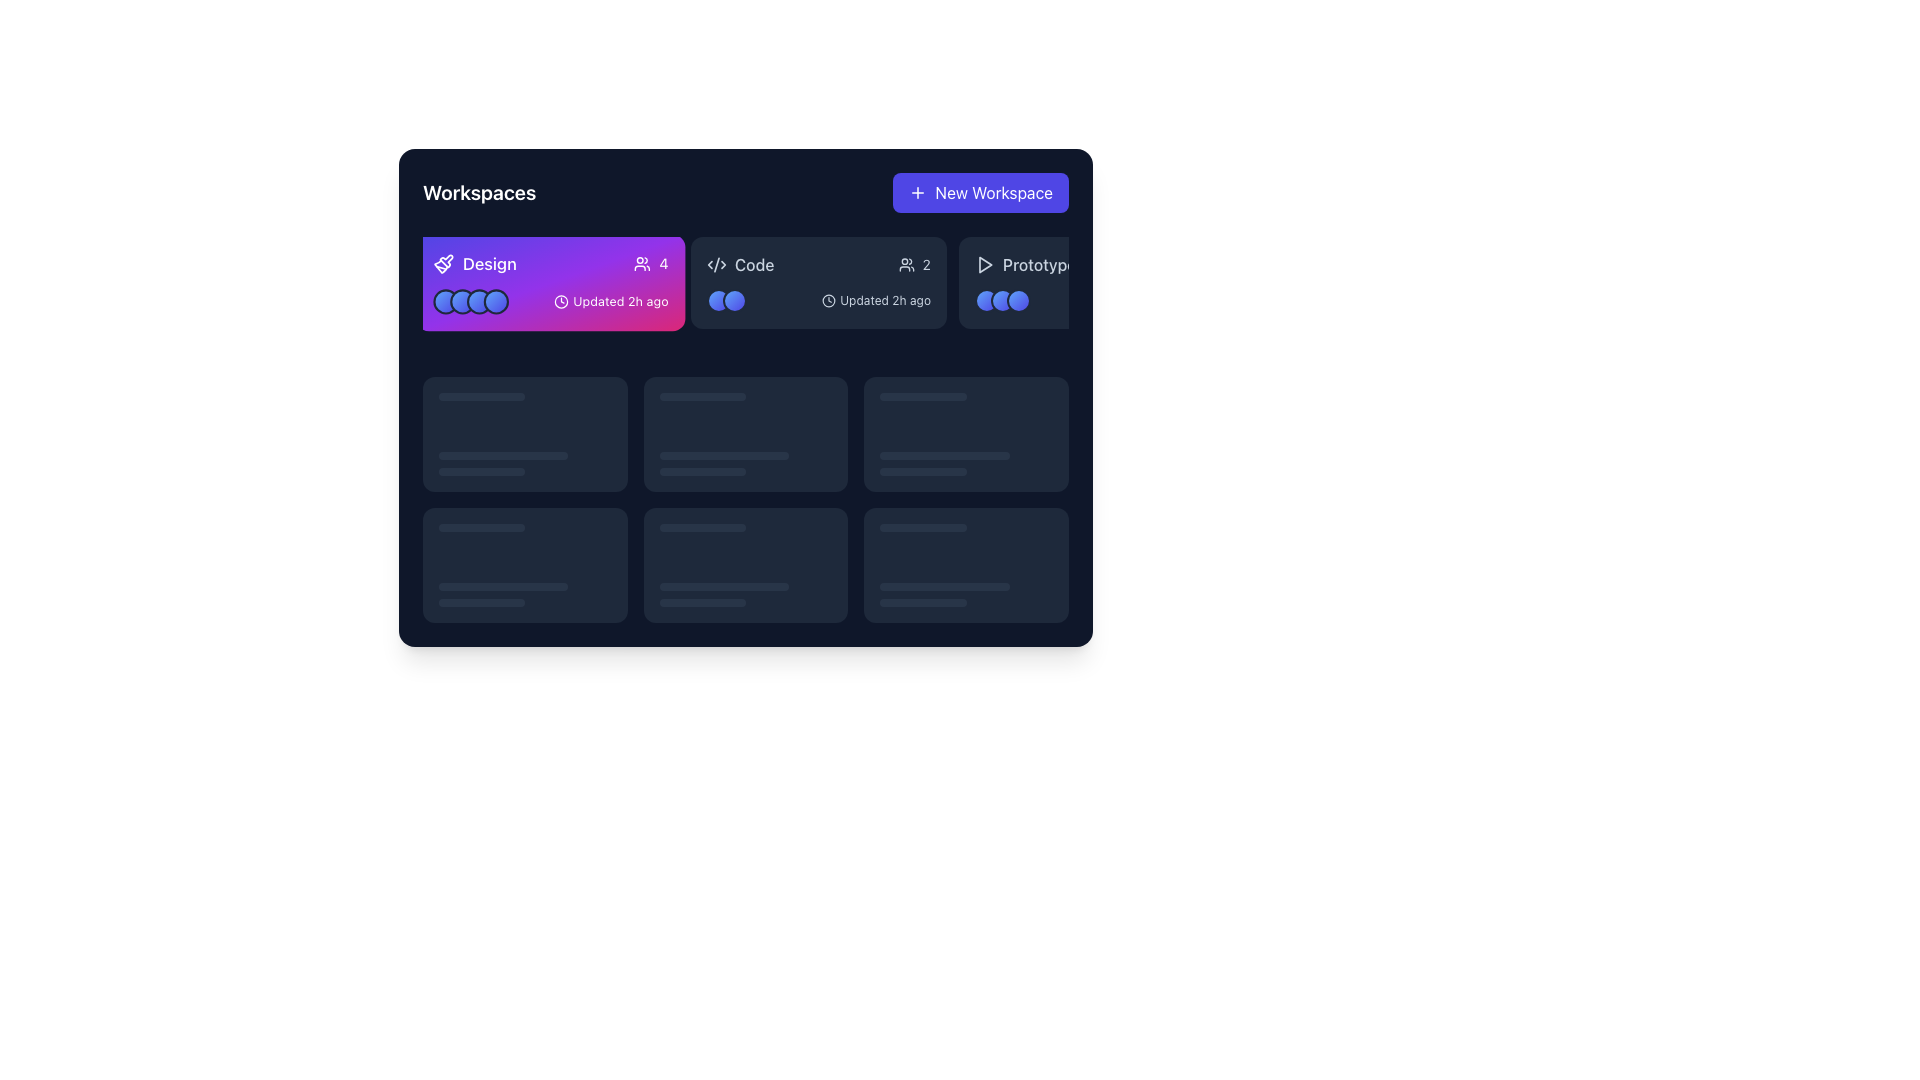  I want to click on the button labeled 'Prototype' which features a triangular play icon, located in the top-right corner of the card-like section, so click(1025, 264).